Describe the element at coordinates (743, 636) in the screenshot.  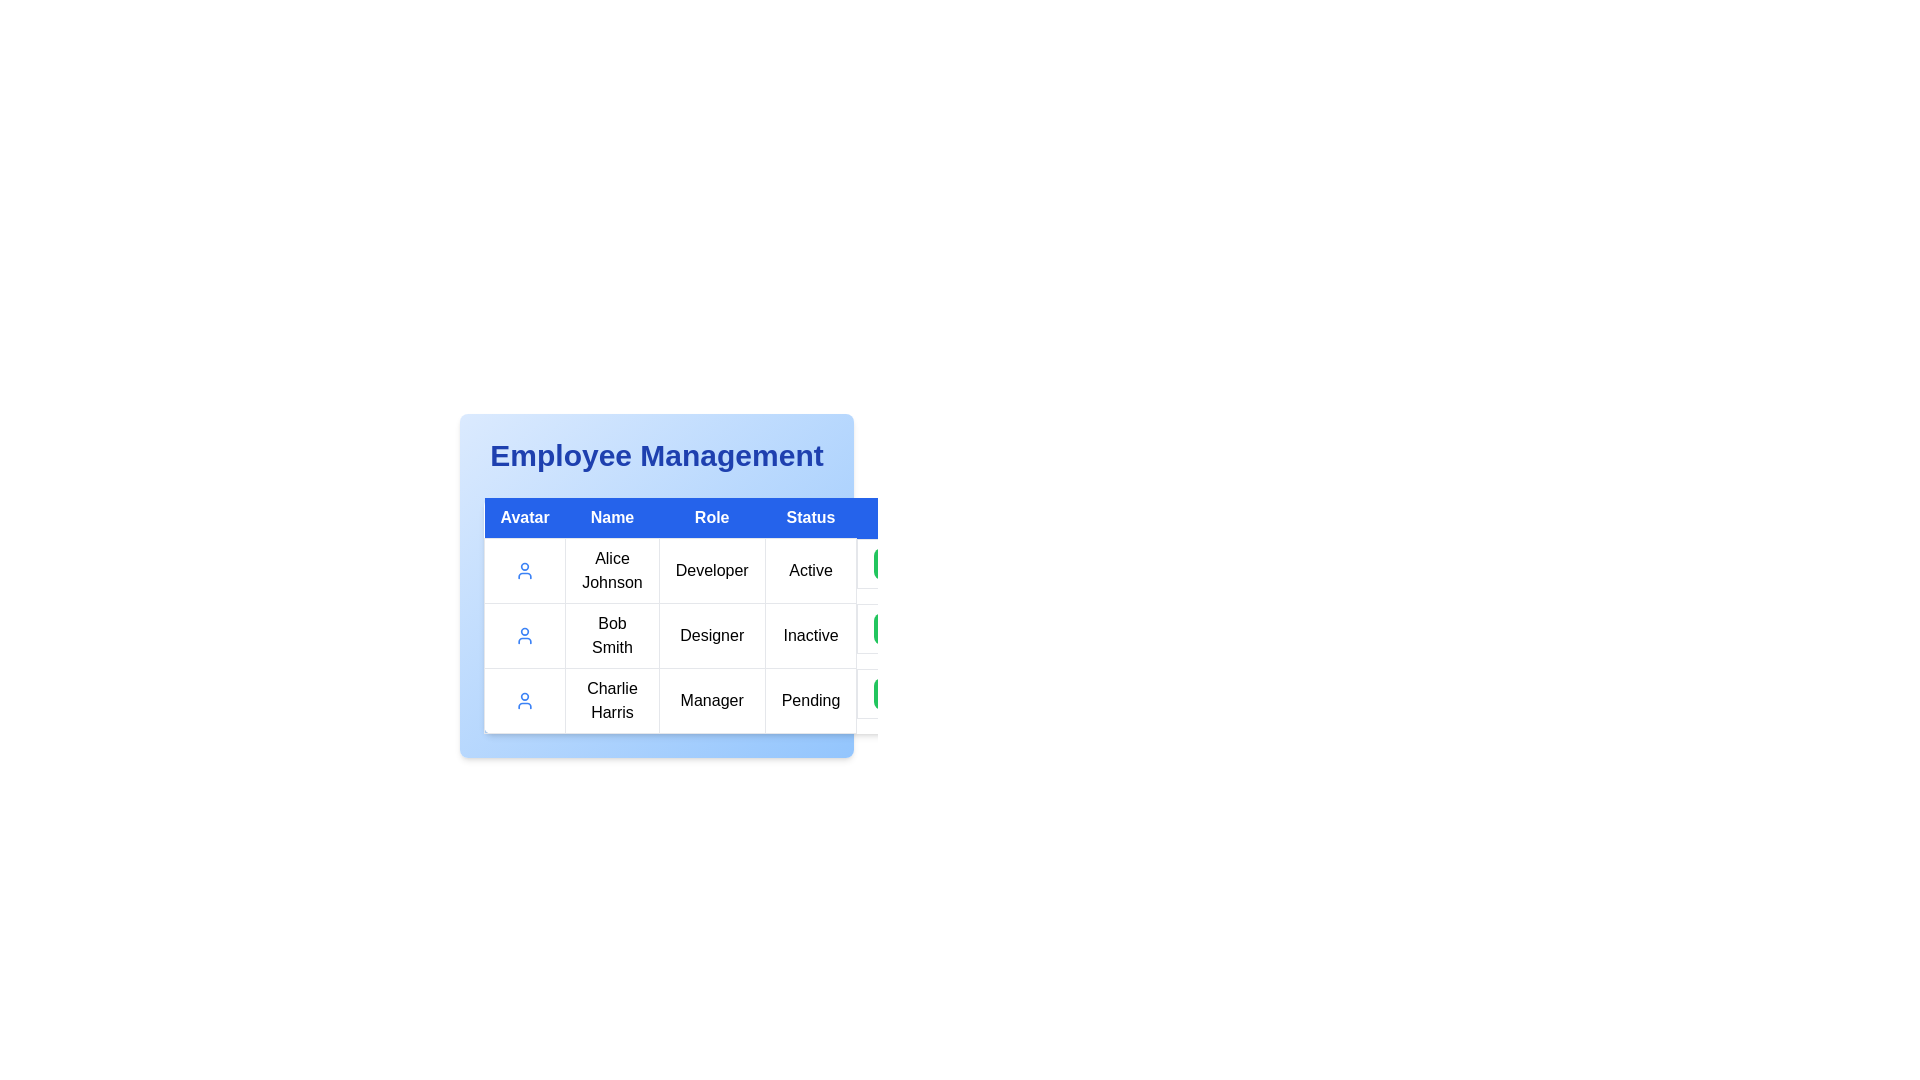
I see `the second table row in the Employee Management section, which displays information about an employee, positioned between 'Alice Johnson' and 'Charlie Harris'` at that location.